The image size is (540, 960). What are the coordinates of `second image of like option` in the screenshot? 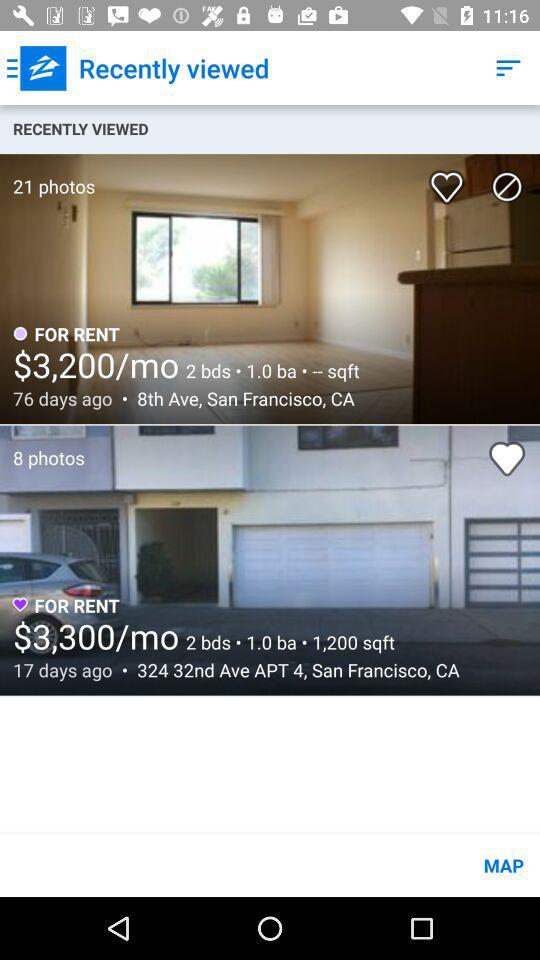 It's located at (507, 458).